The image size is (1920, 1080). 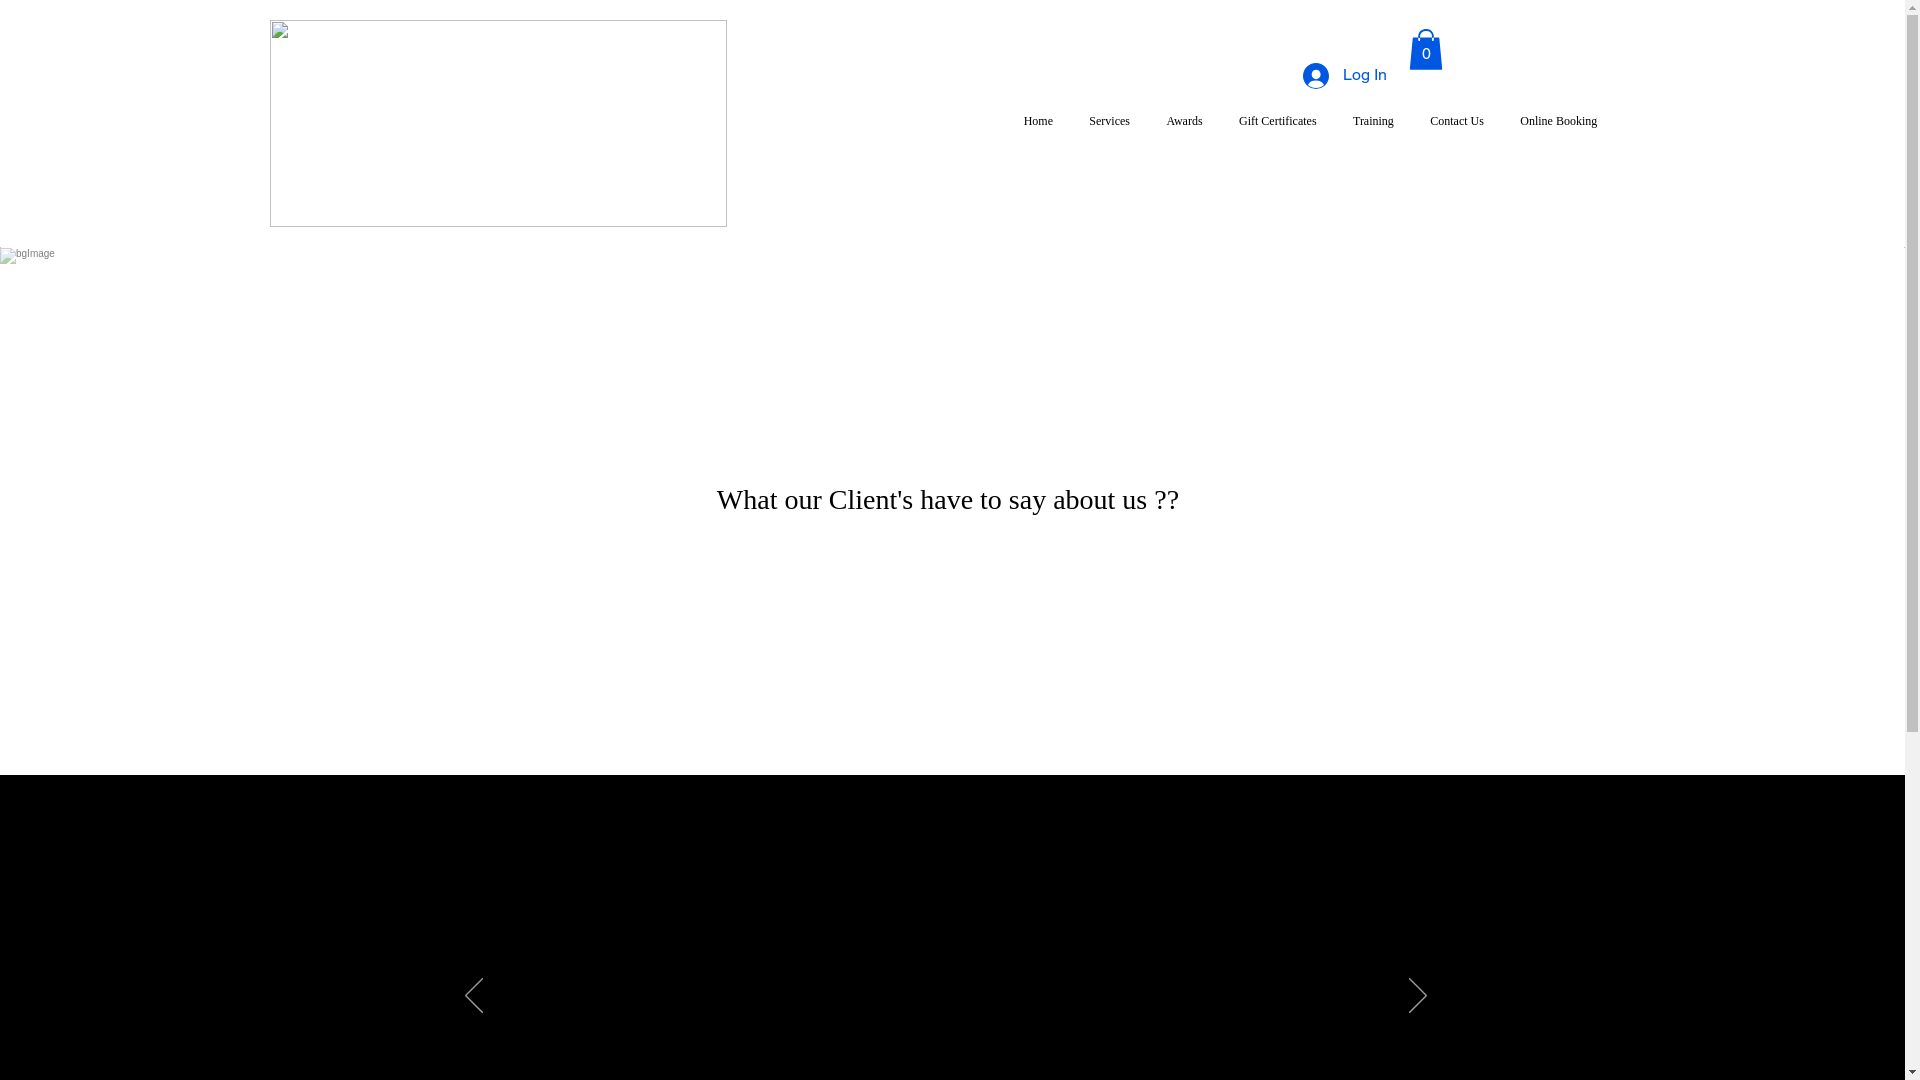 What do you see at coordinates (1372, 120) in the screenshot?
I see `'Training'` at bounding box center [1372, 120].